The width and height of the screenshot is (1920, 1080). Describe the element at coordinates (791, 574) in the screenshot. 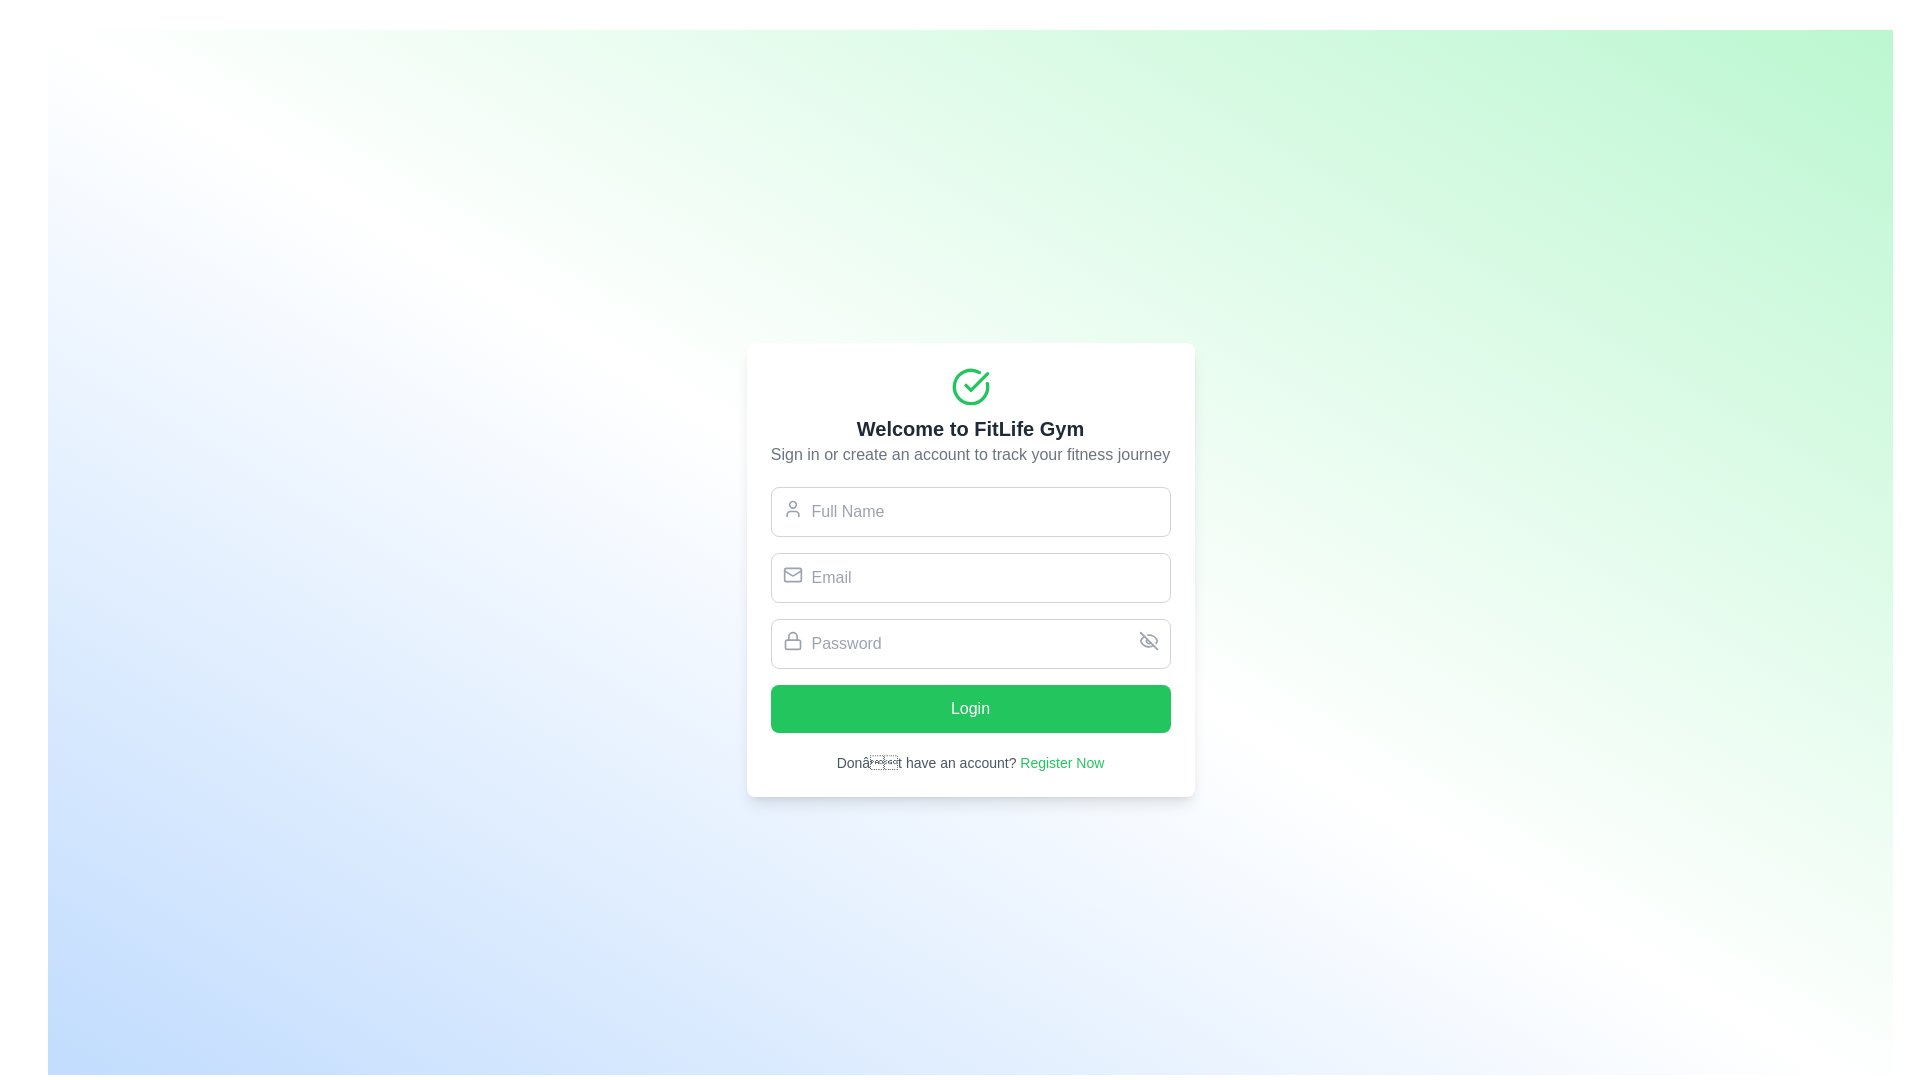

I see `the email input icon located on the left side of the 'Email' input field, which signifies the purpose of entering an email address` at that location.